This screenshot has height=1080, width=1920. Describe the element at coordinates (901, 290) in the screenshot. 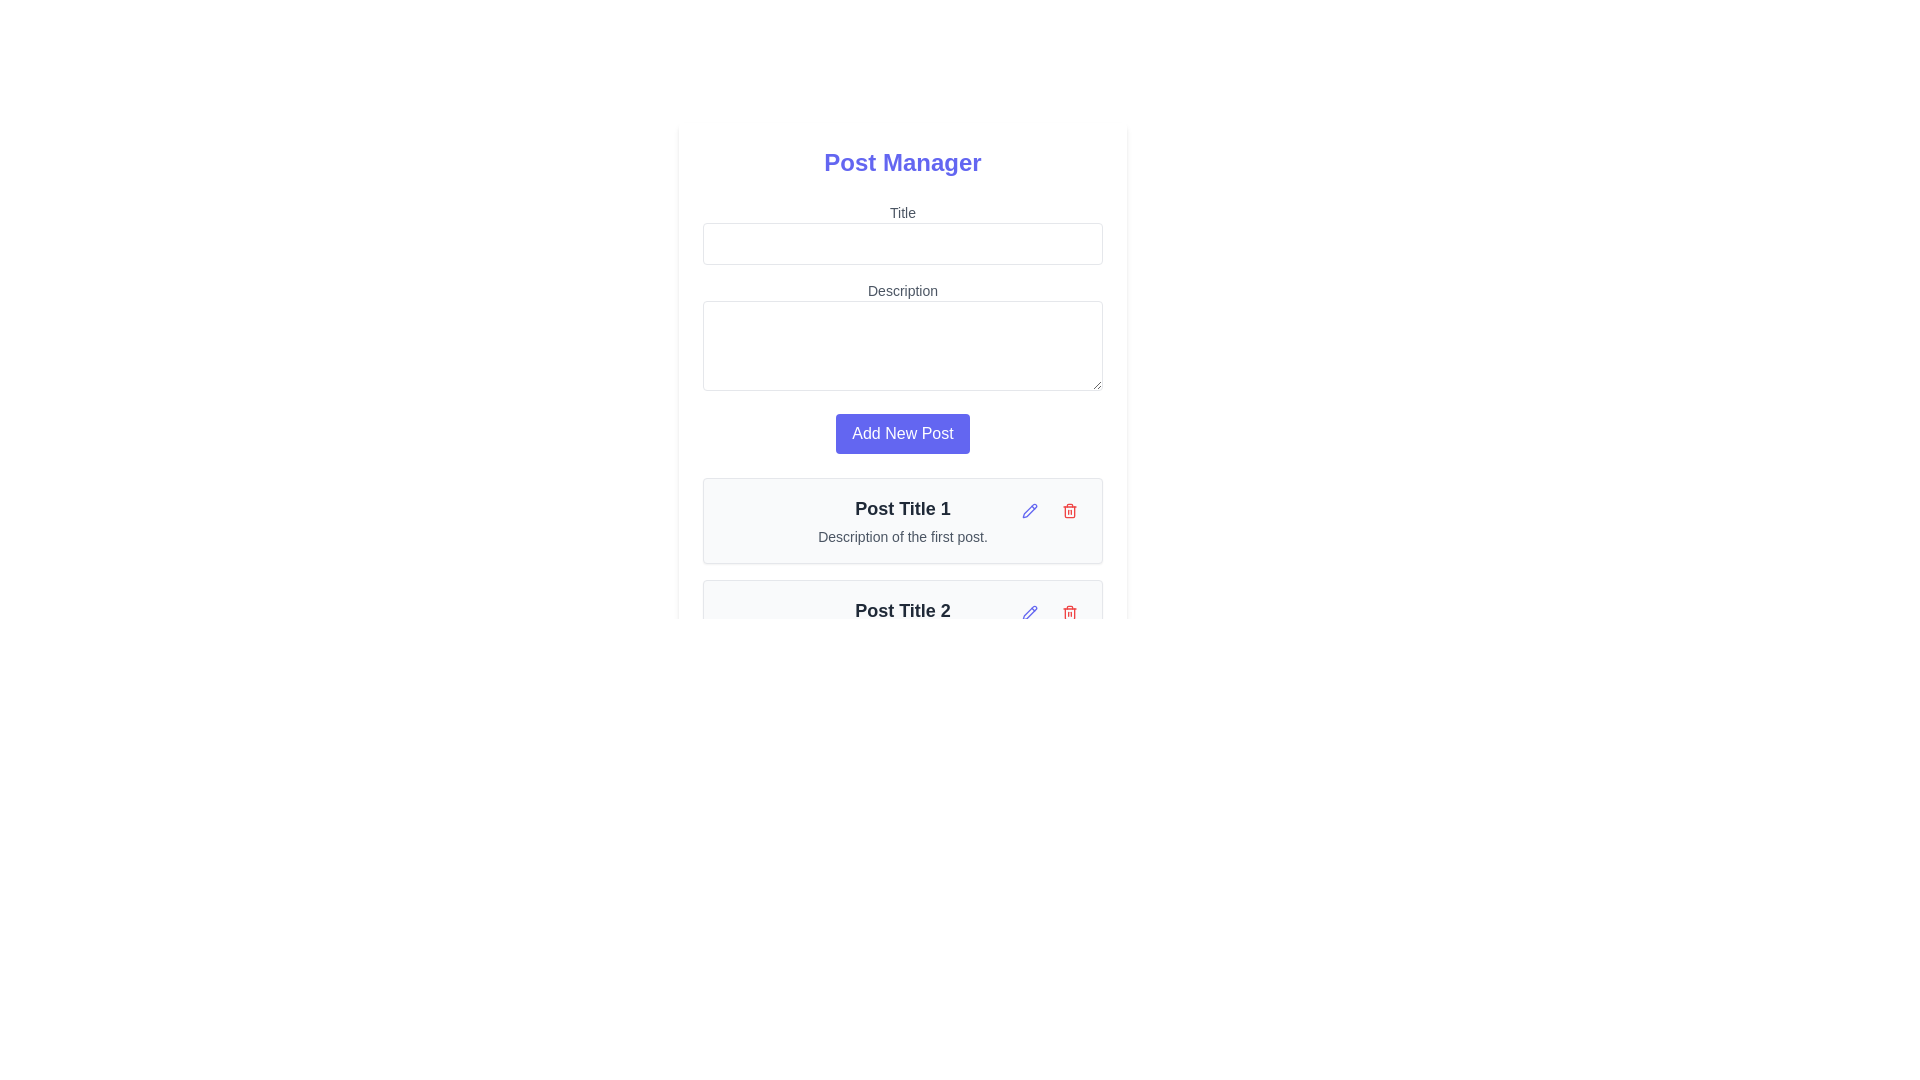

I see `the text label displaying the word 'Description', which is styled with a smaller font size and gray color, indicating its role as a secondary or caption-like element above a textarea input field` at that location.